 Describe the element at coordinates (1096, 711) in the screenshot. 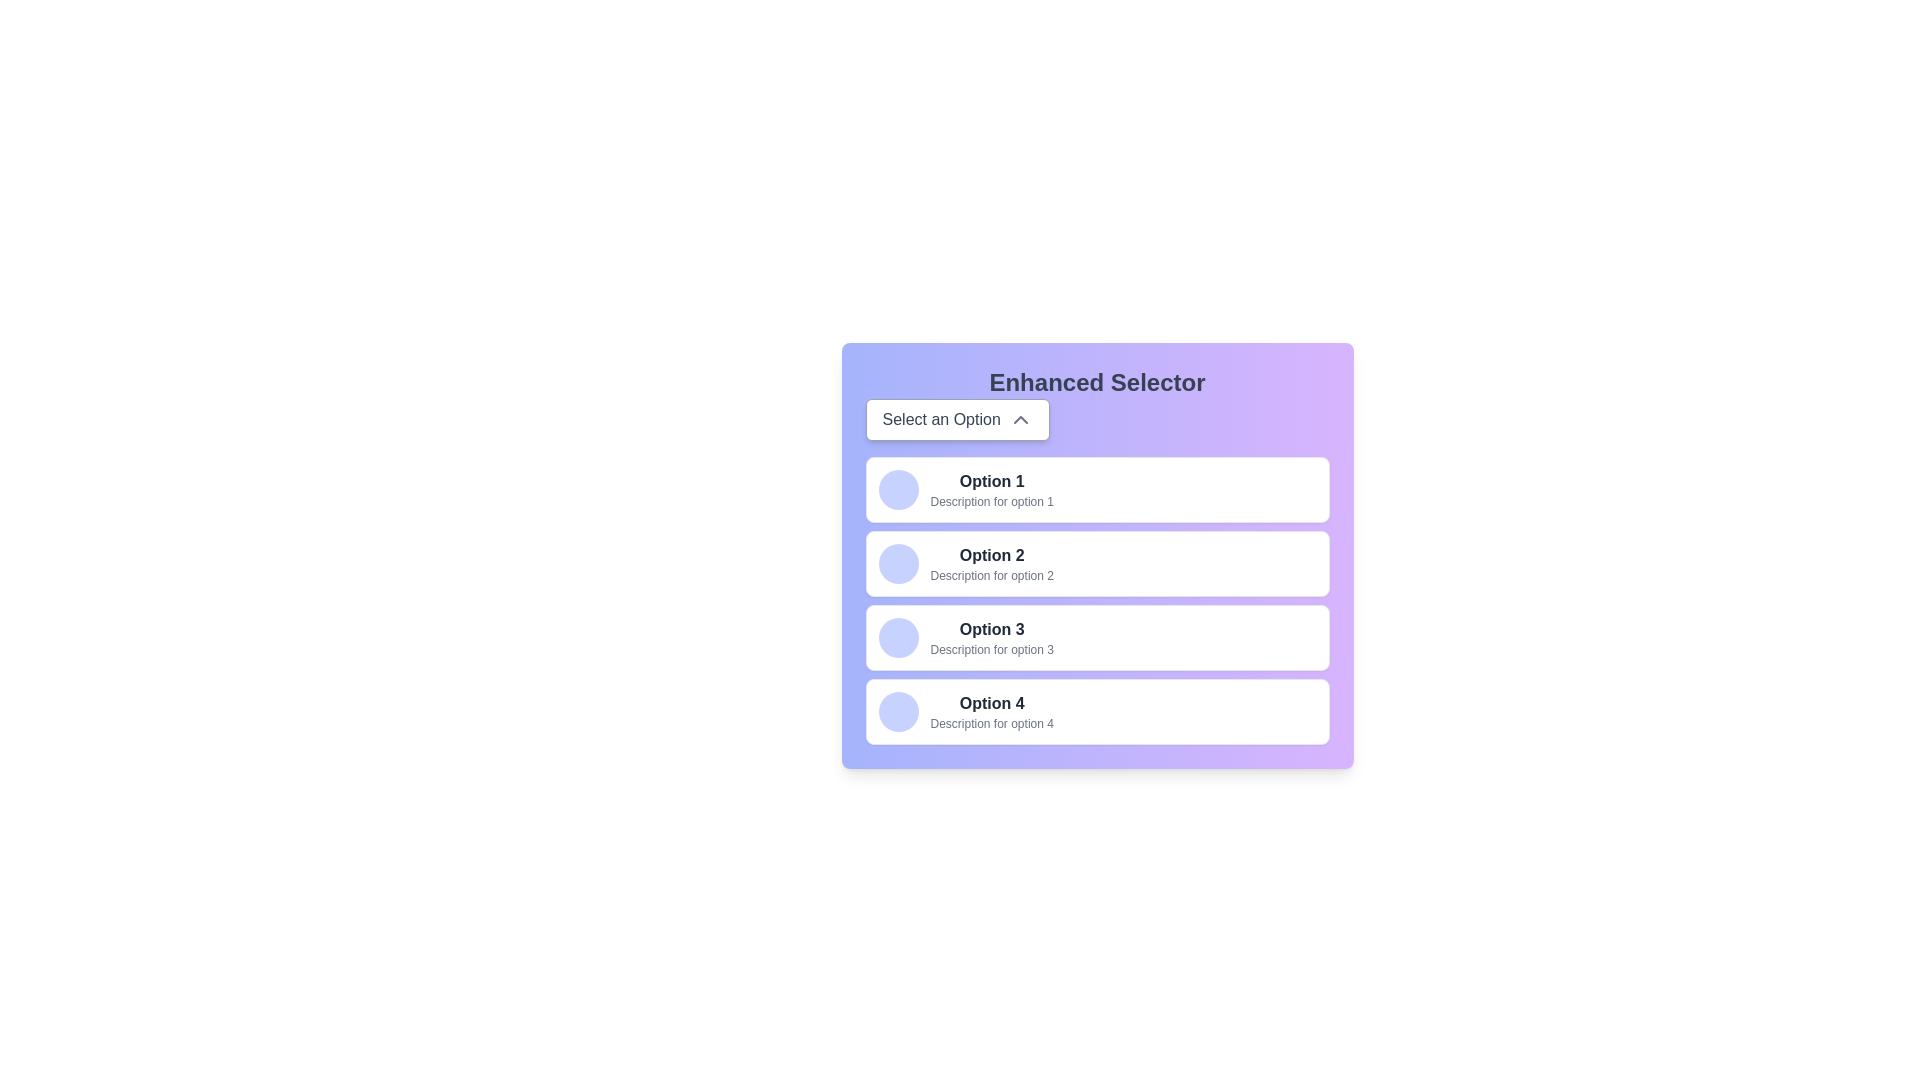

I see `to select 'Option 4' from the selectable list item located at the bottom of the group, directly beneath 'Option 3'` at that location.